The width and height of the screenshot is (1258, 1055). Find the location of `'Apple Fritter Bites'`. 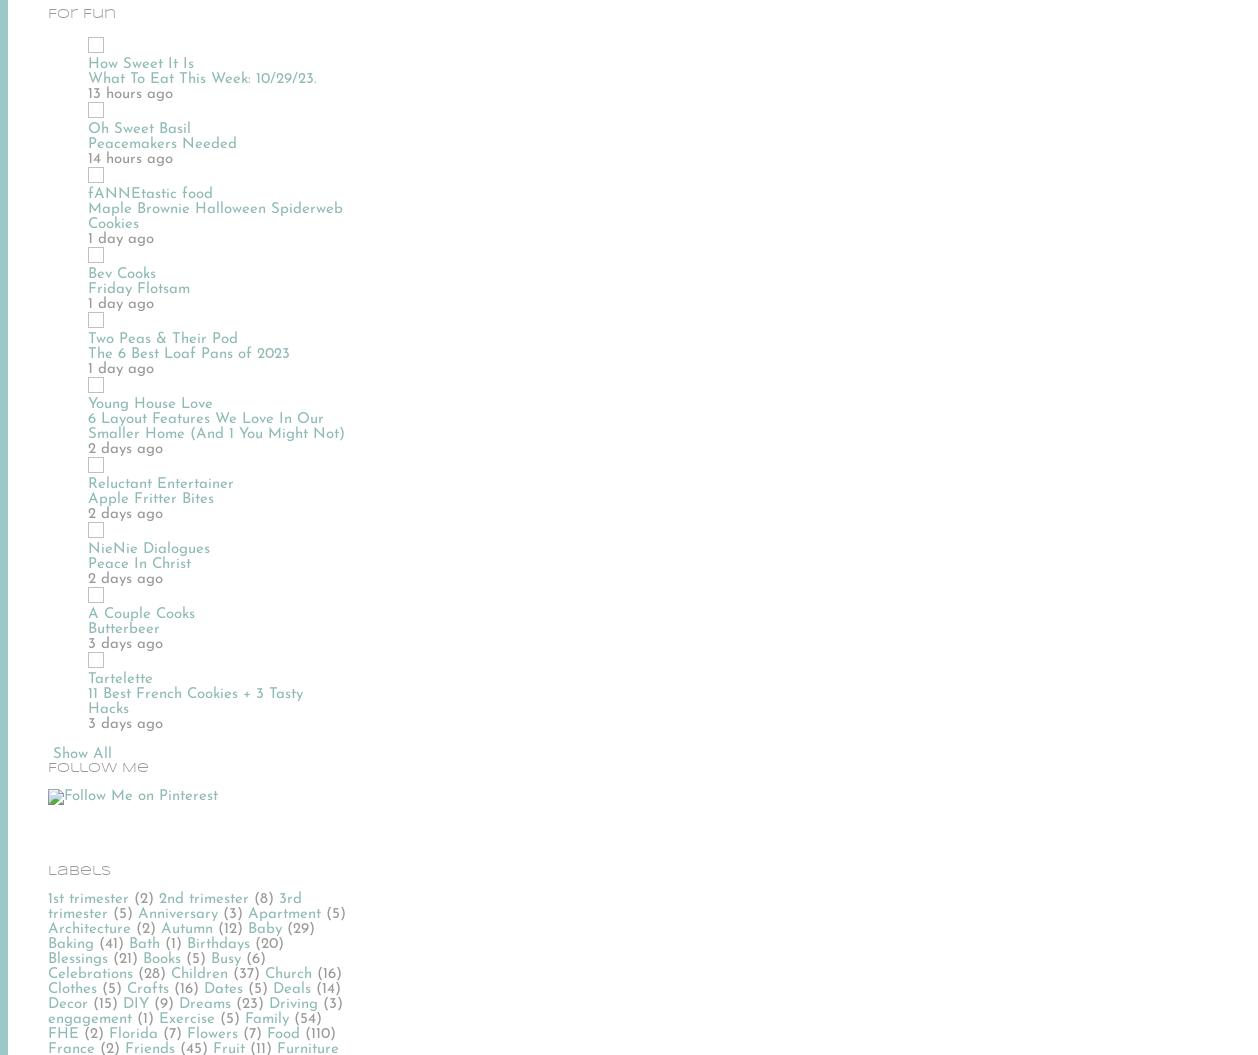

'Apple Fritter Bites' is located at coordinates (150, 498).